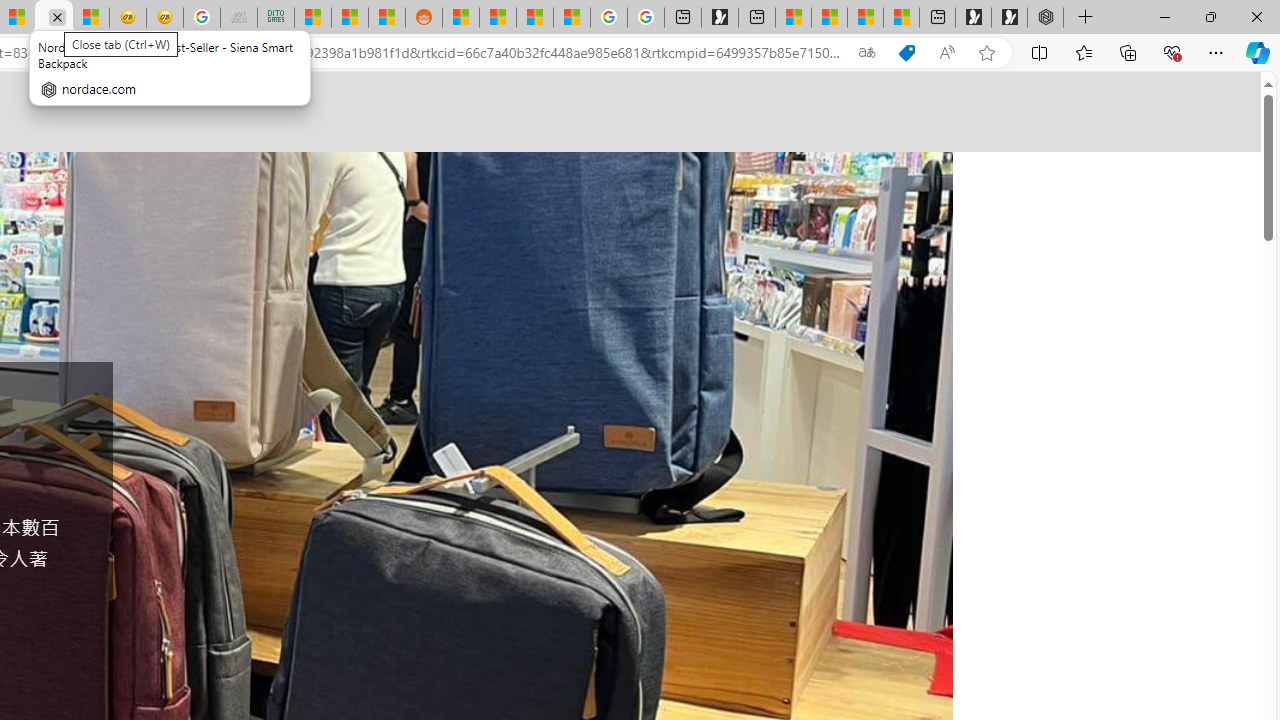 The width and height of the screenshot is (1280, 720). Describe the element at coordinates (459, 17) in the screenshot. I see `'R******* | Trusted Community Engagement and Contributions'` at that location.